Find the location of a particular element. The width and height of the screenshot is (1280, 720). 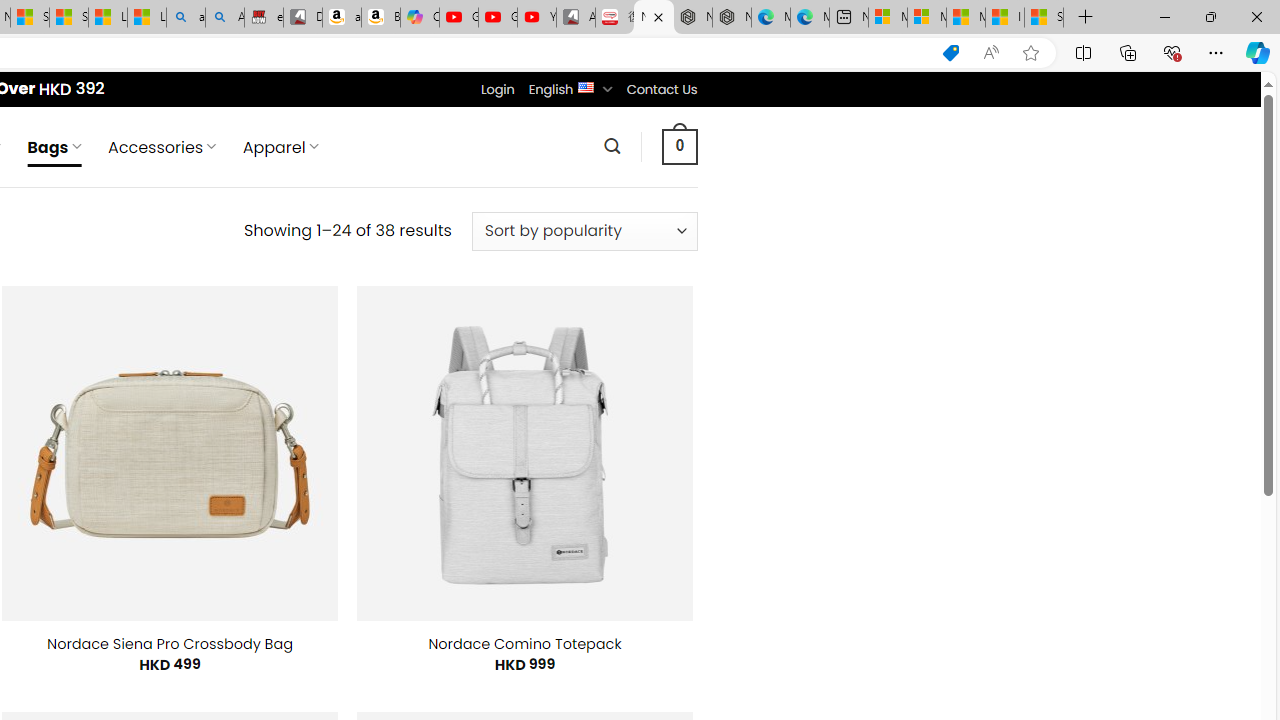

'This site has coupons! Shopping in Microsoft Edge' is located at coordinates (950, 52).